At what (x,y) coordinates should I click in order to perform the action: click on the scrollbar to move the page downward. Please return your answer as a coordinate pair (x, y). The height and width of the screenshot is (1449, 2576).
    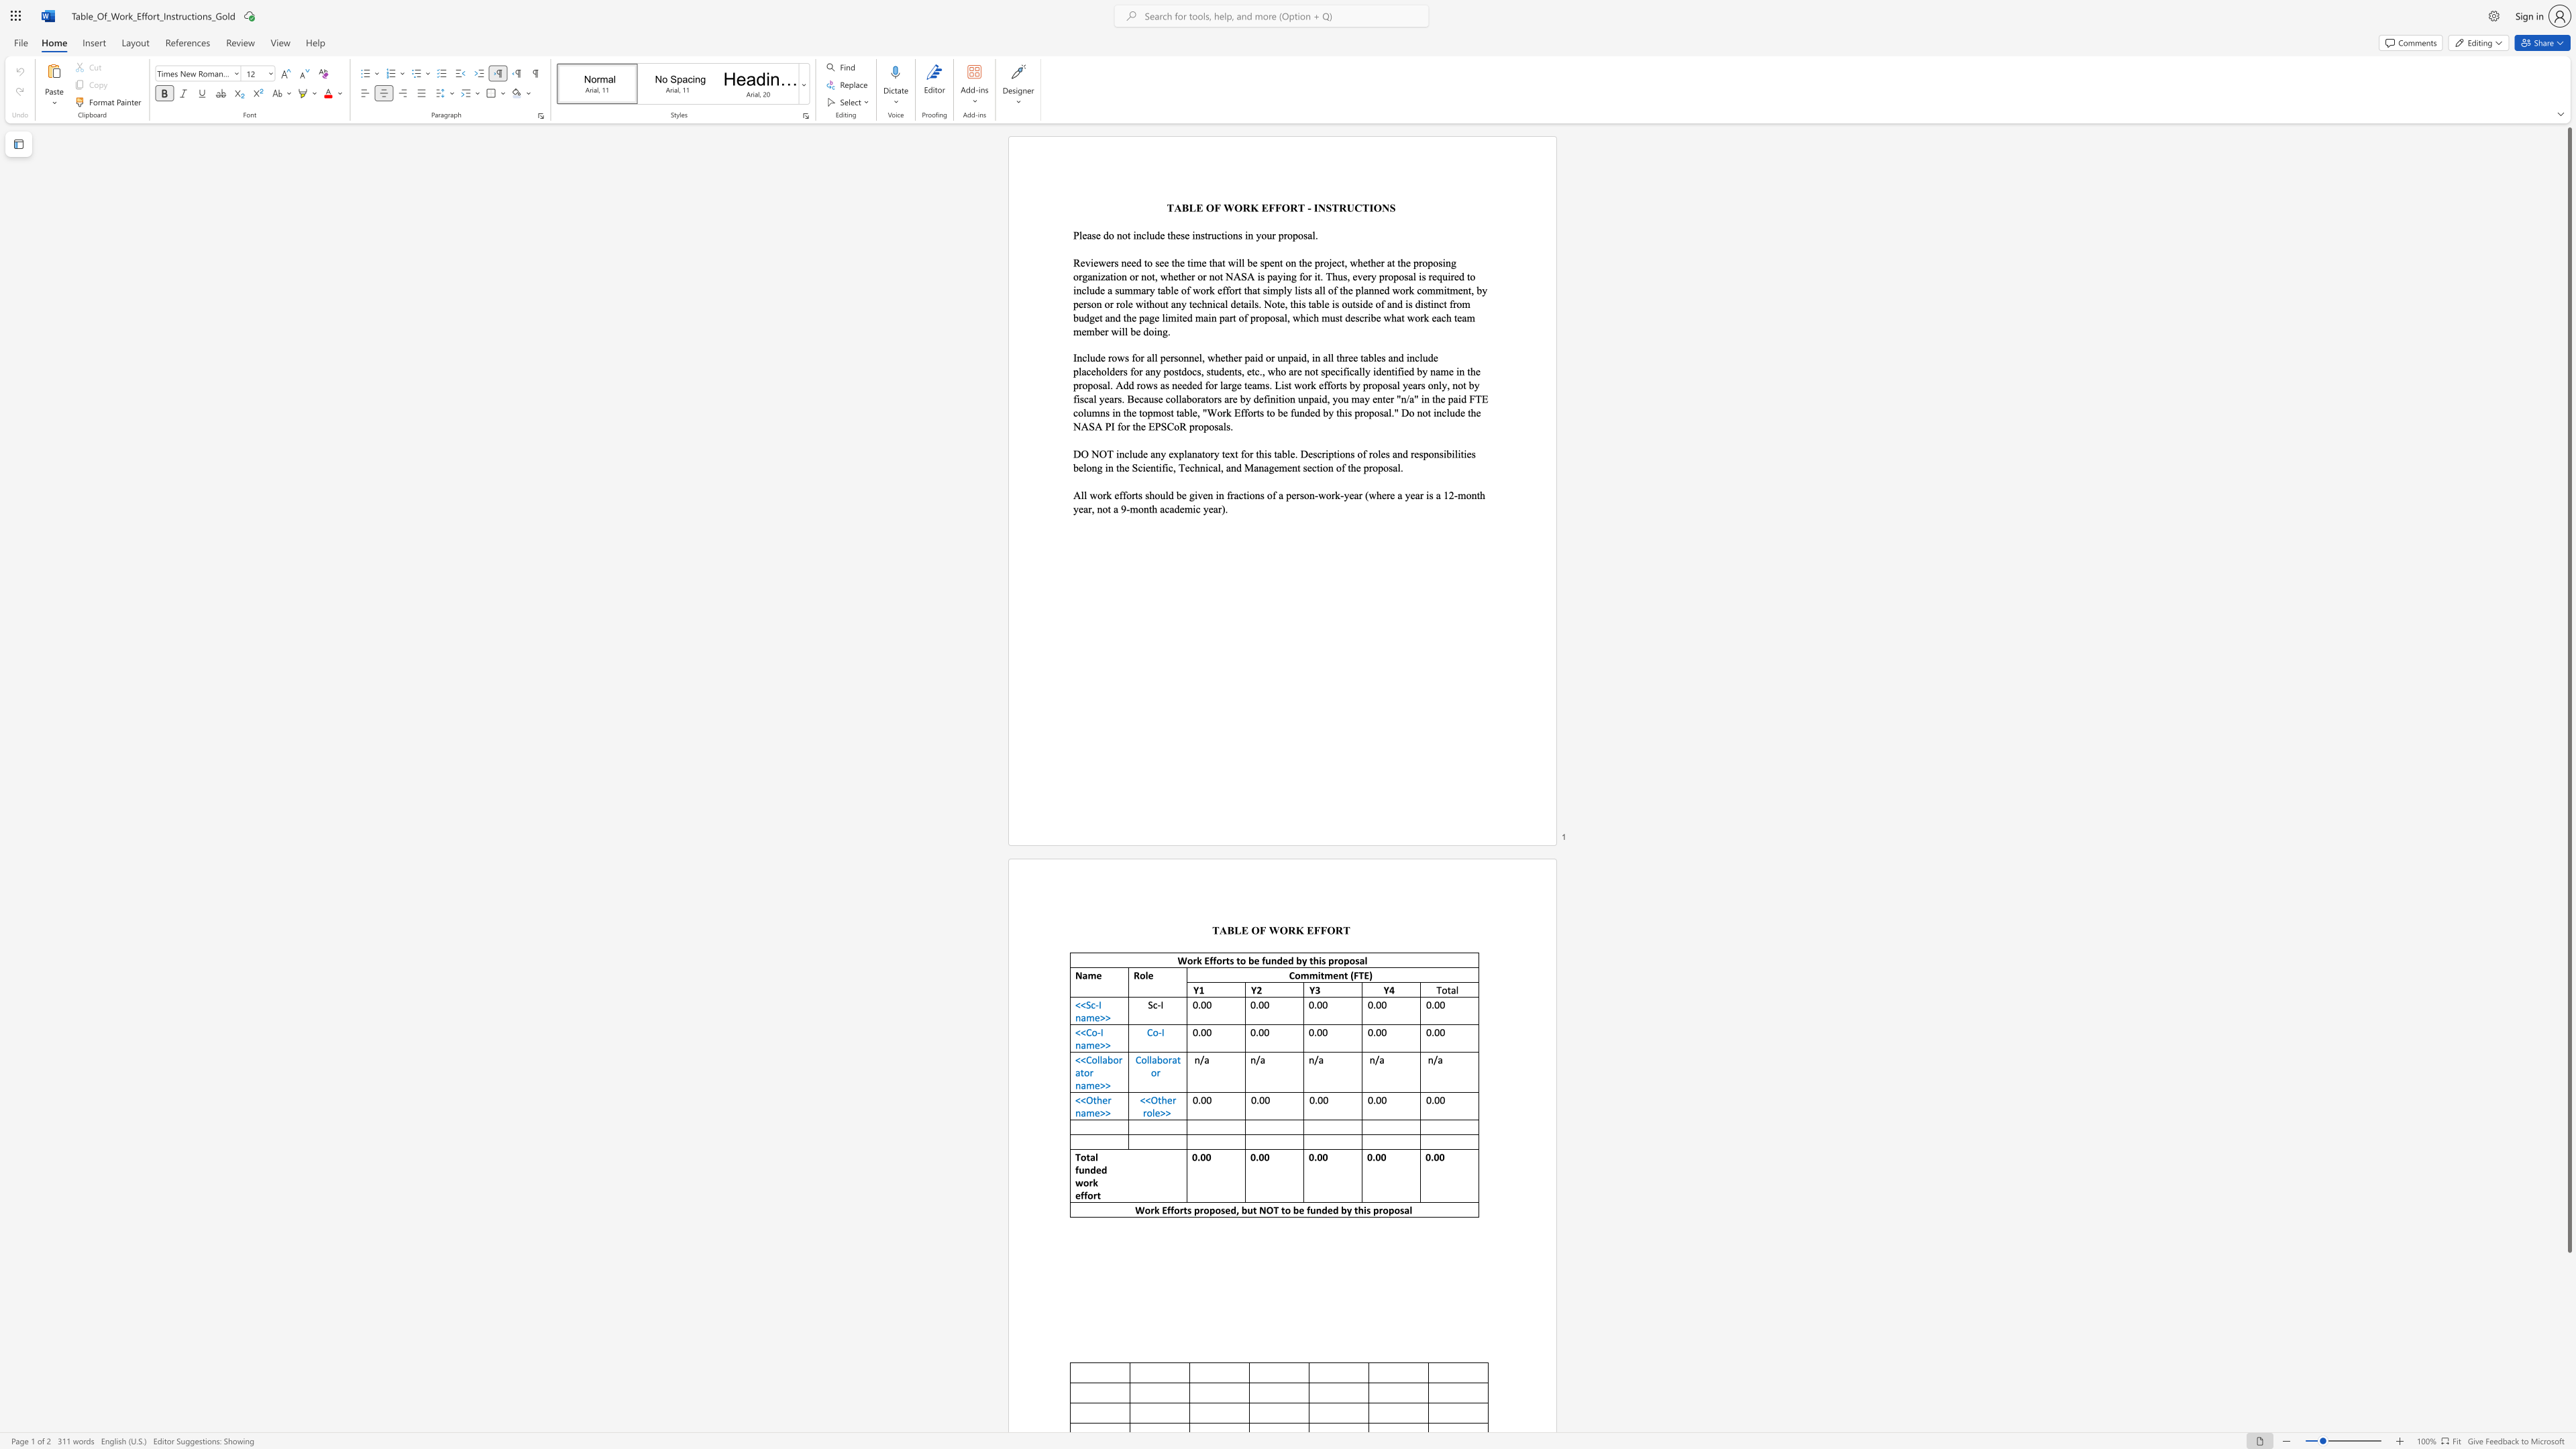
    Looking at the image, I should click on (2568, 1381).